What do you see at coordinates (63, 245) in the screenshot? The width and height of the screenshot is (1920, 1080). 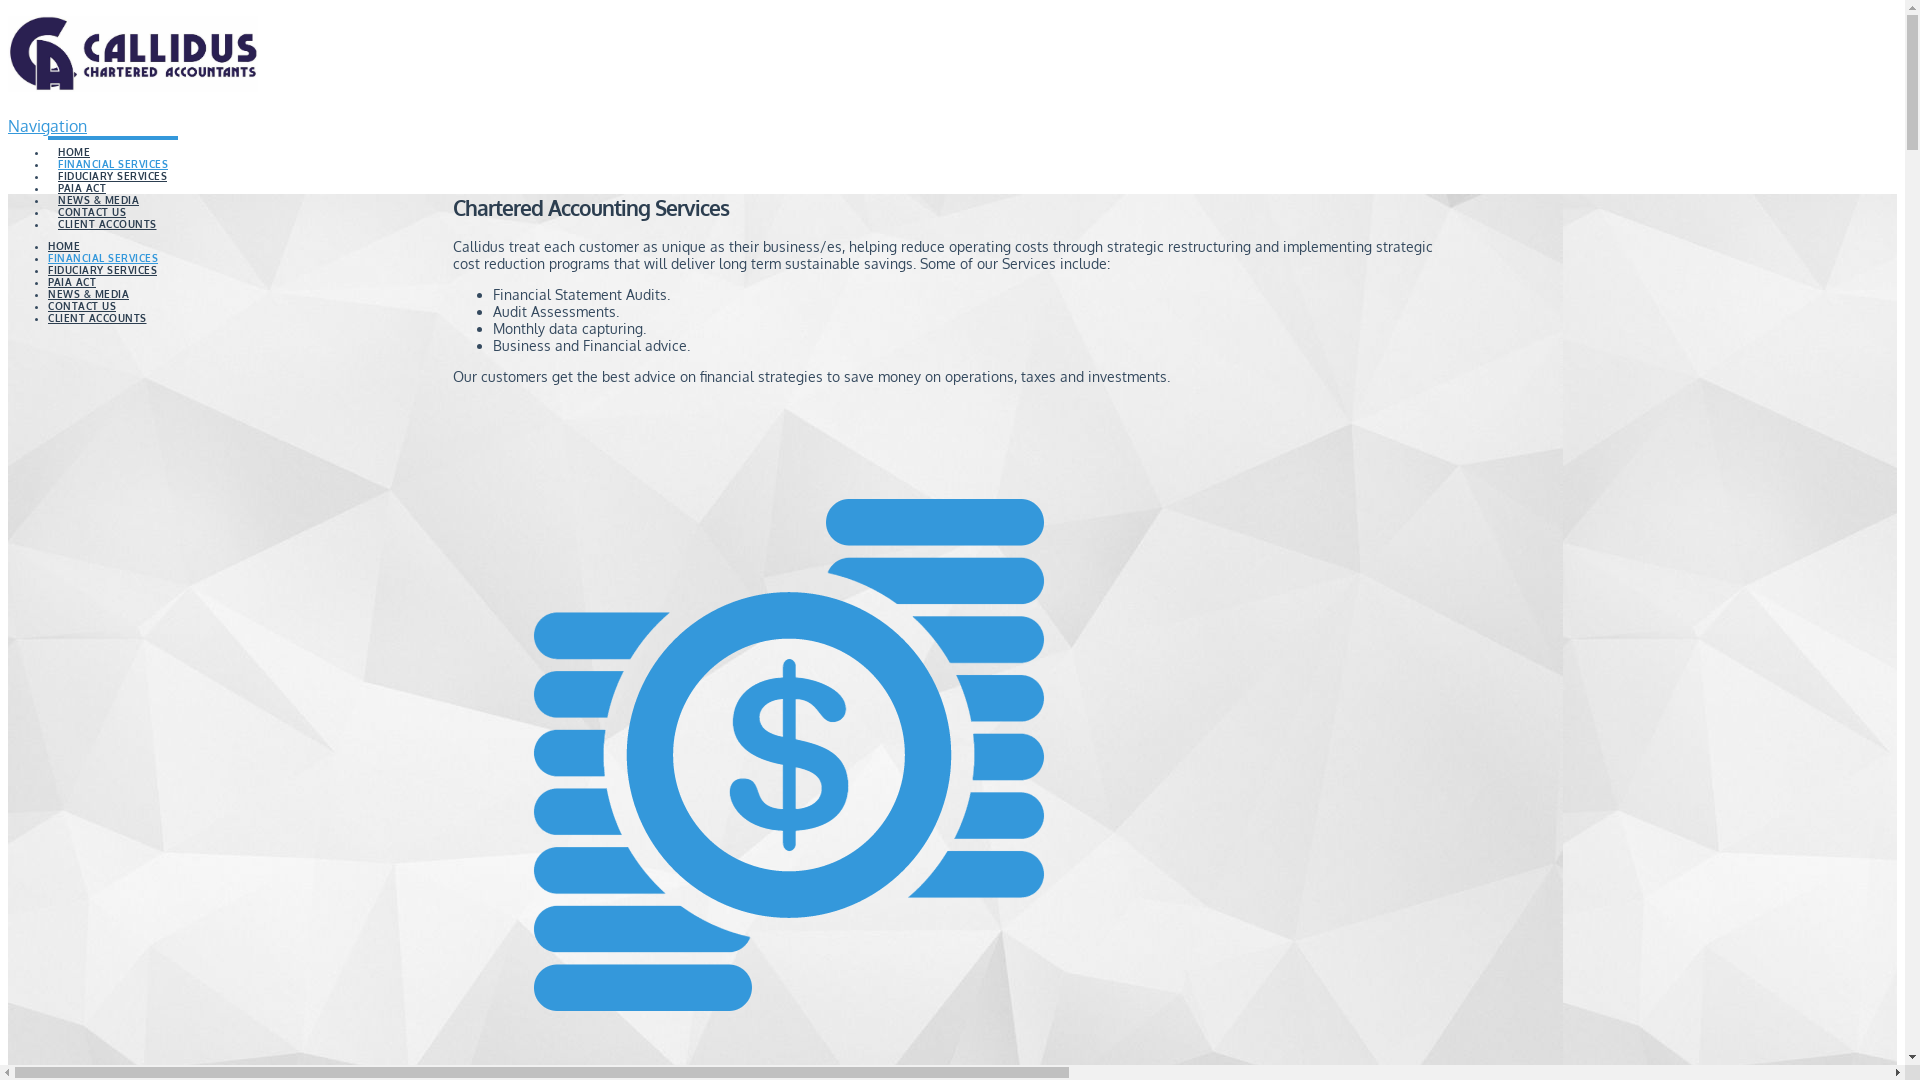 I see `'HOME'` at bounding box center [63, 245].